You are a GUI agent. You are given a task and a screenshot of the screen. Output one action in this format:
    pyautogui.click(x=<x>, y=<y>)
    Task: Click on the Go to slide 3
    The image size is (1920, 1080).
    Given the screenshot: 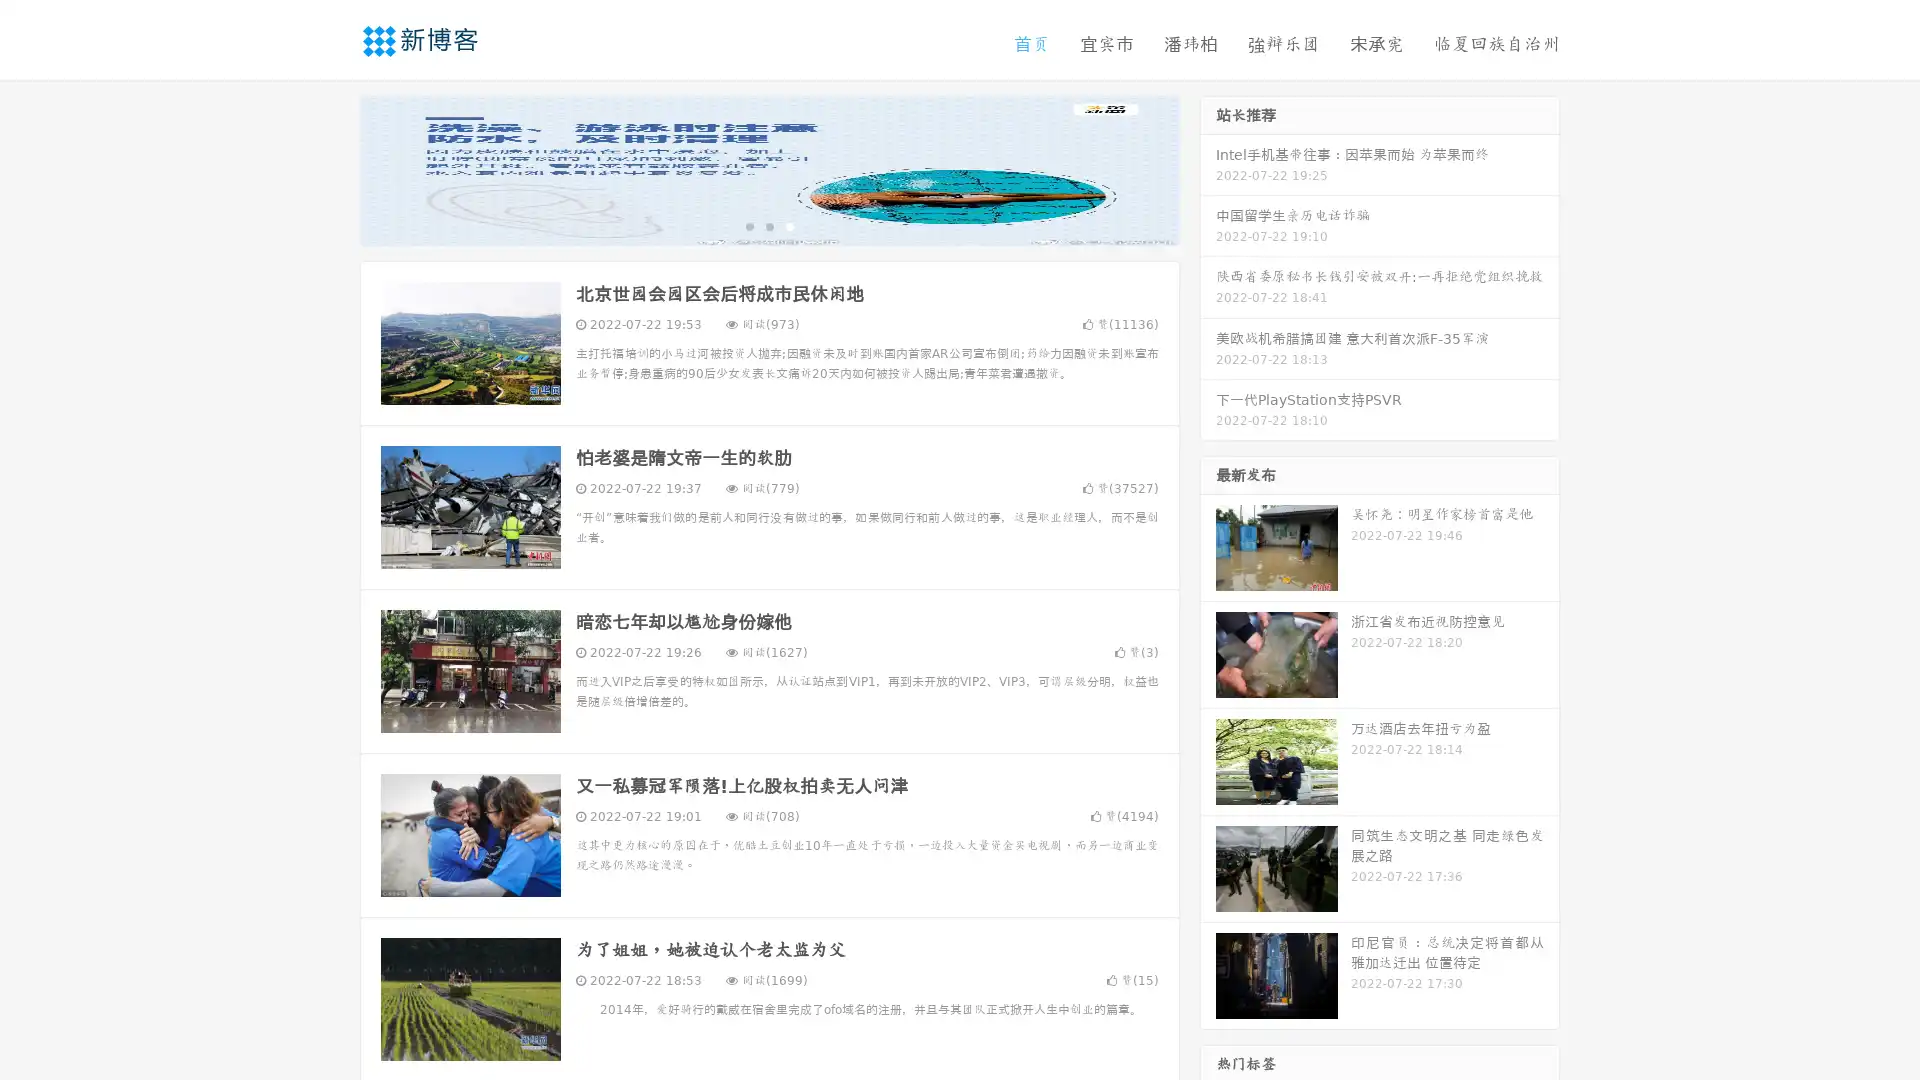 What is the action you would take?
    pyautogui.click(x=789, y=225)
    